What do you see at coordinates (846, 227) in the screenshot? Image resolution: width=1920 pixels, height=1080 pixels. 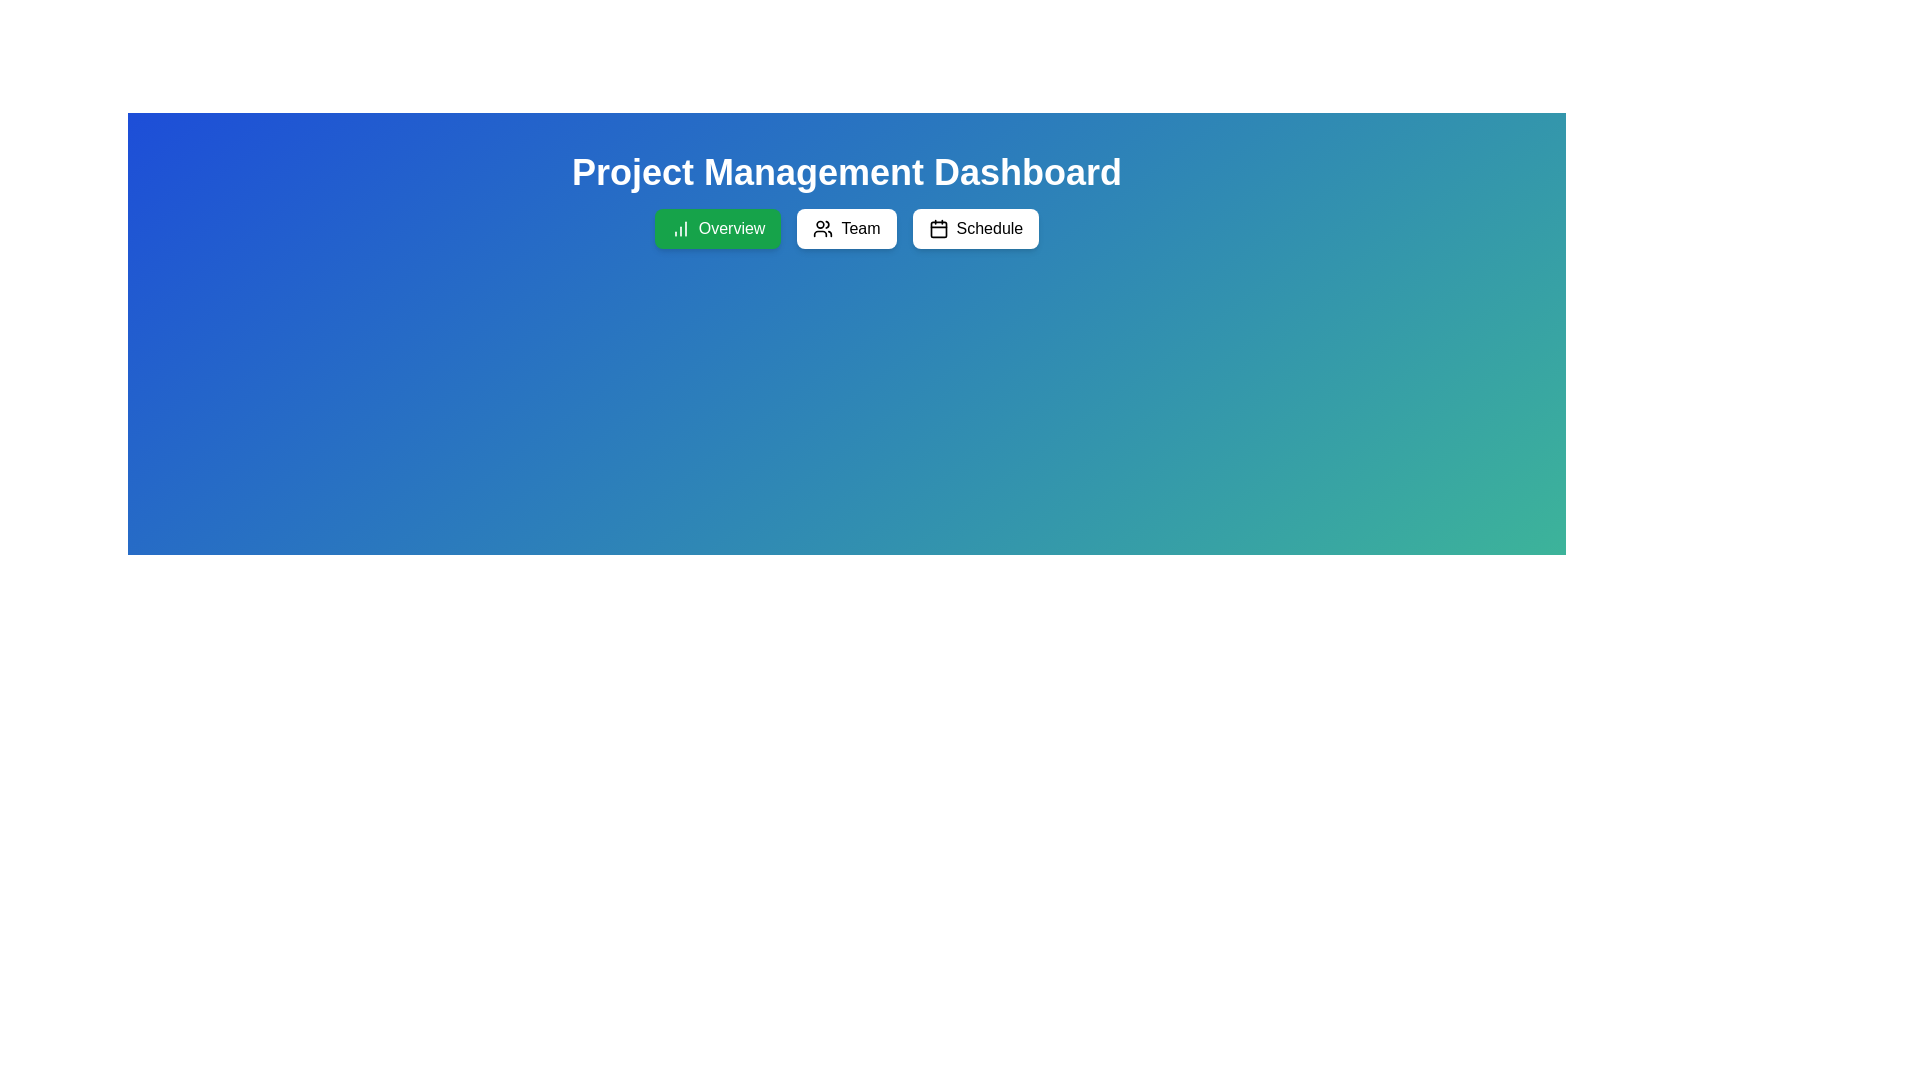 I see `the 'Team' tab to navigate to the team management section` at bounding box center [846, 227].